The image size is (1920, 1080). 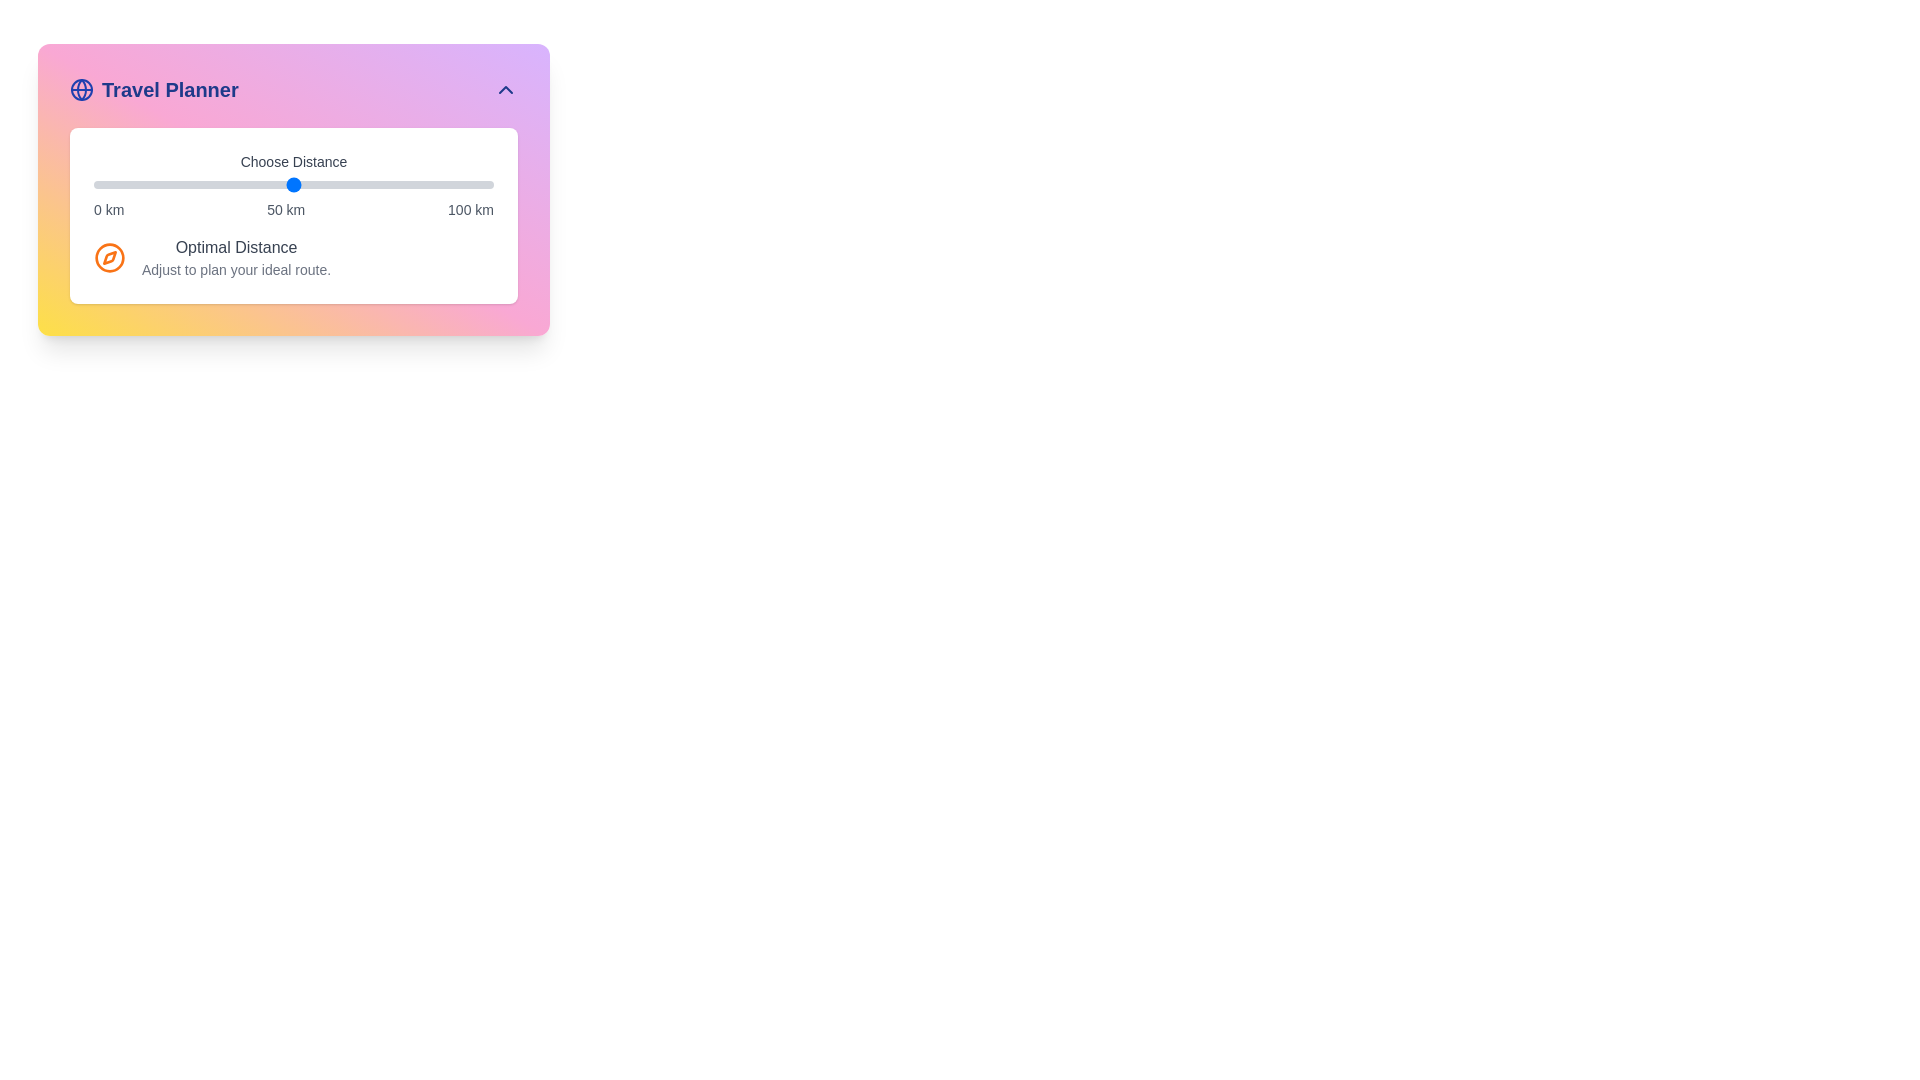 What do you see at coordinates (369, 185) in the screenshot?
I see `the distance slider` at bounding box center [369, 185].